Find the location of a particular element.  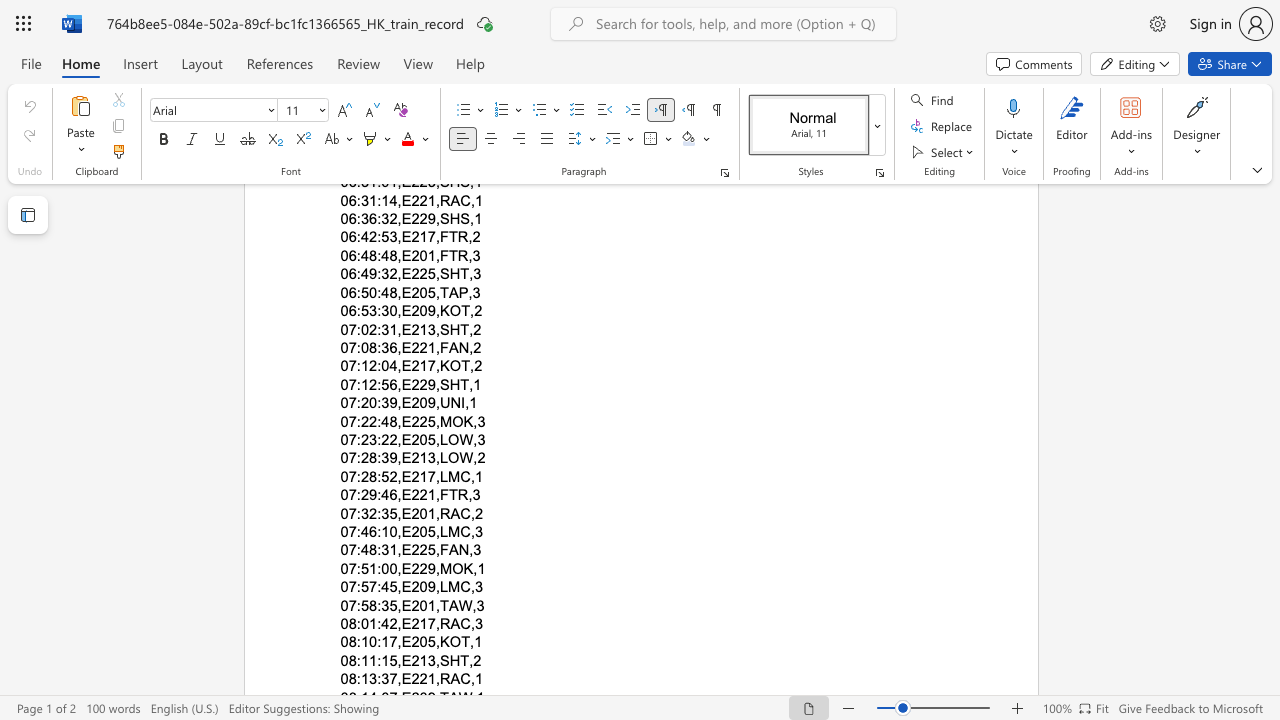

the space between the continuous character "0" and "7" in the text is located at coordinates (348, 604).